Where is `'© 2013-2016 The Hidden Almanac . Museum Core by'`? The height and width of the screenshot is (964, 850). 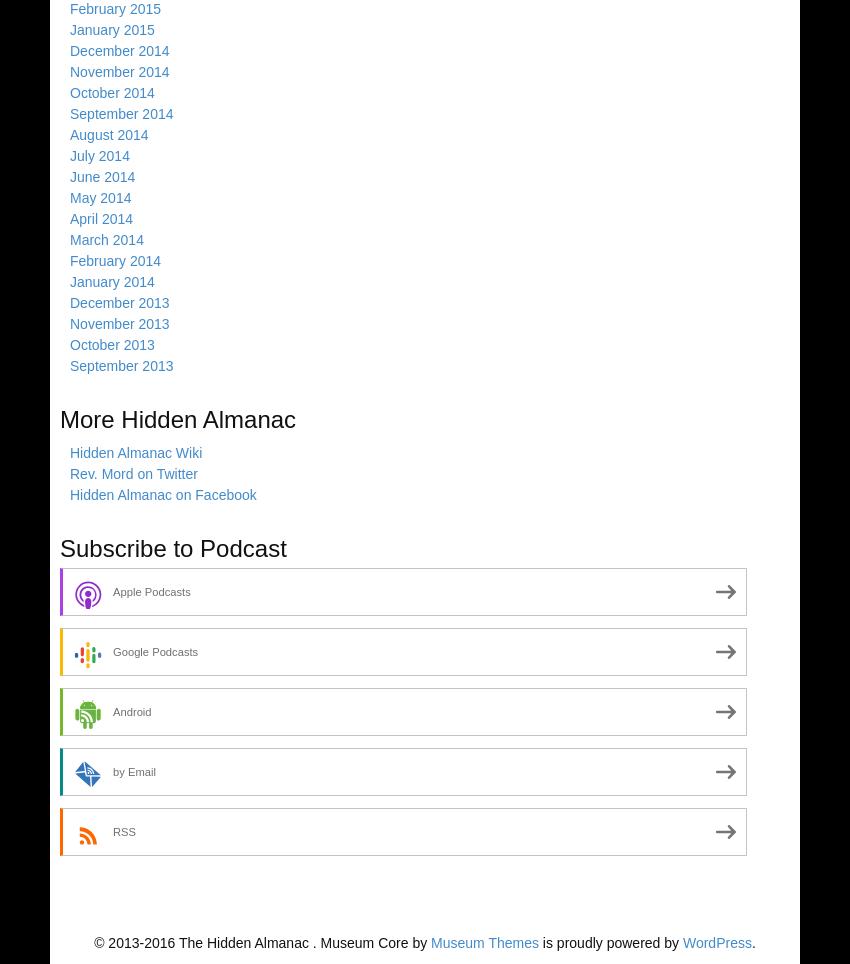 '© 2013-2016 The Hidden Almanac . Museum Core by' is located at coordinates (261, 942).